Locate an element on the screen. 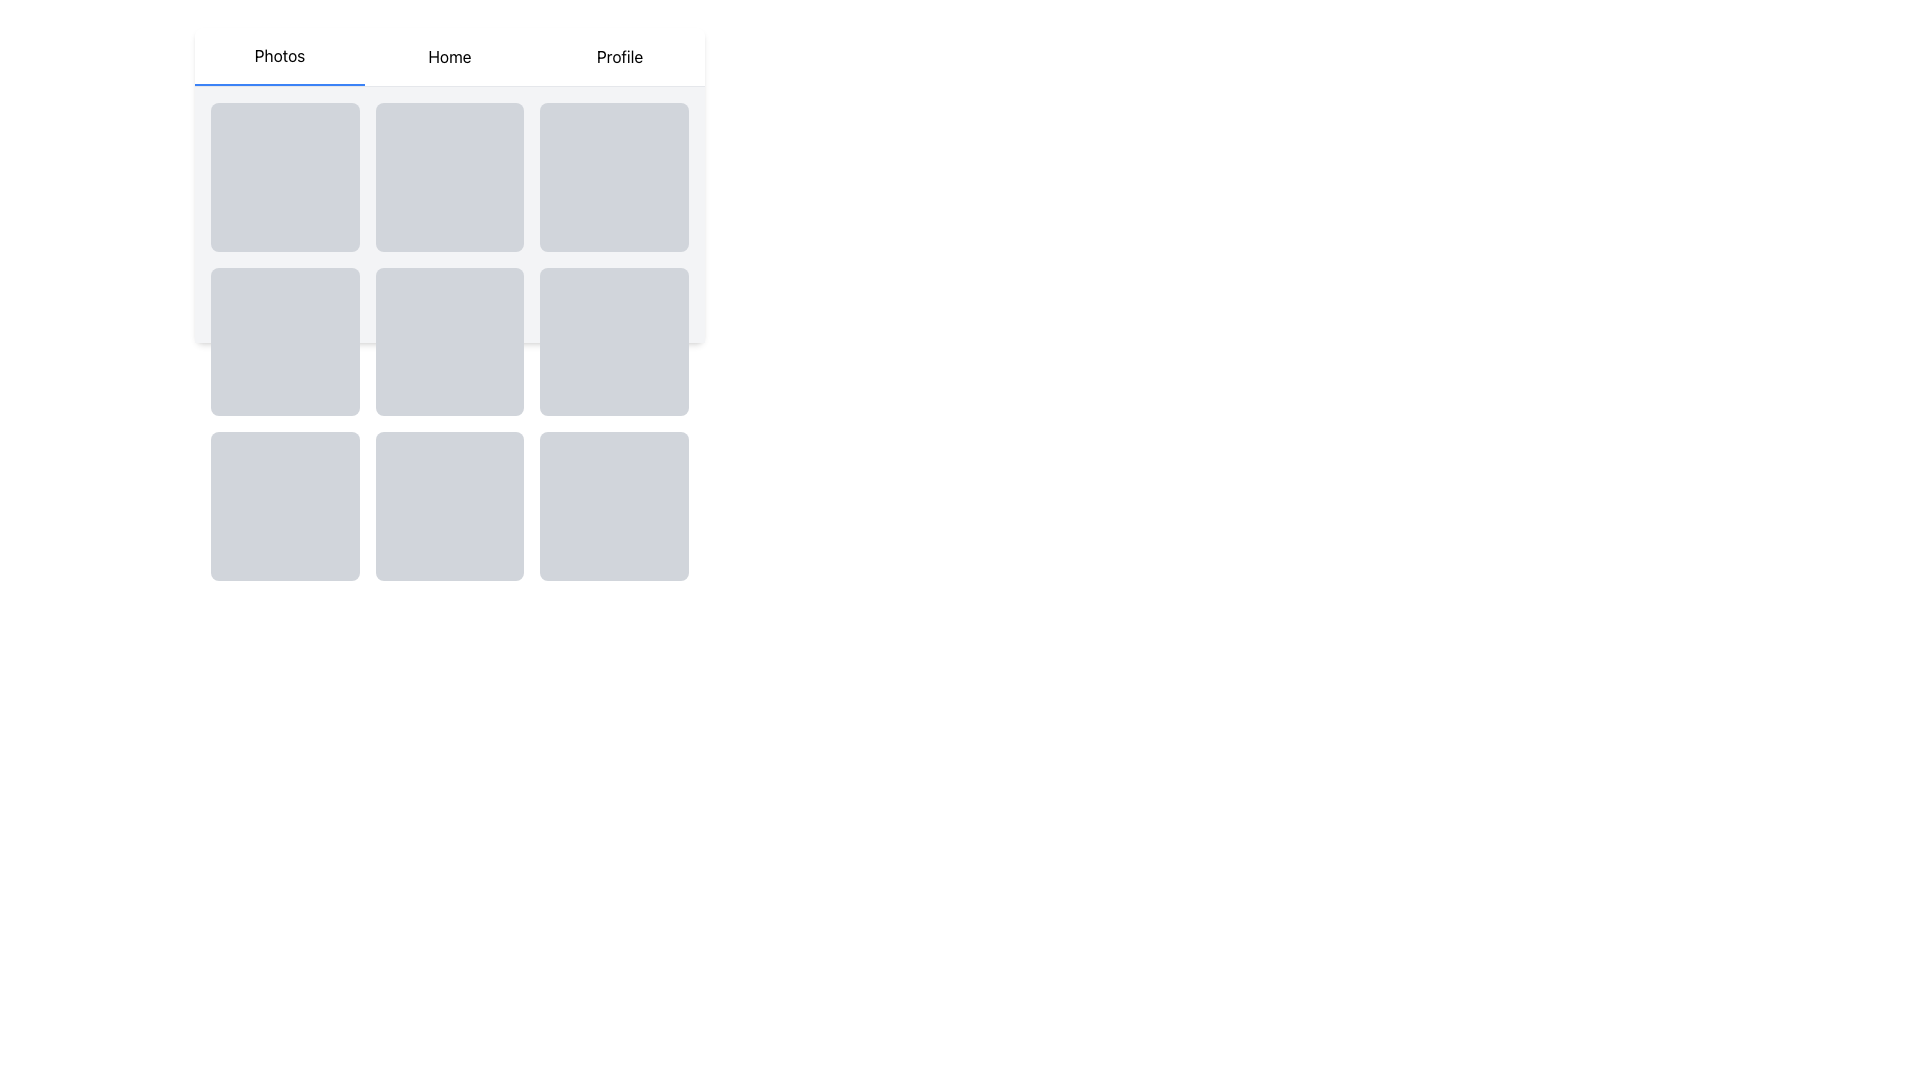 The width and height of the screenshot is (1920, 1080). the second tab button that navigates to the 'Home' section of the application is located at coordinates (449, 56).